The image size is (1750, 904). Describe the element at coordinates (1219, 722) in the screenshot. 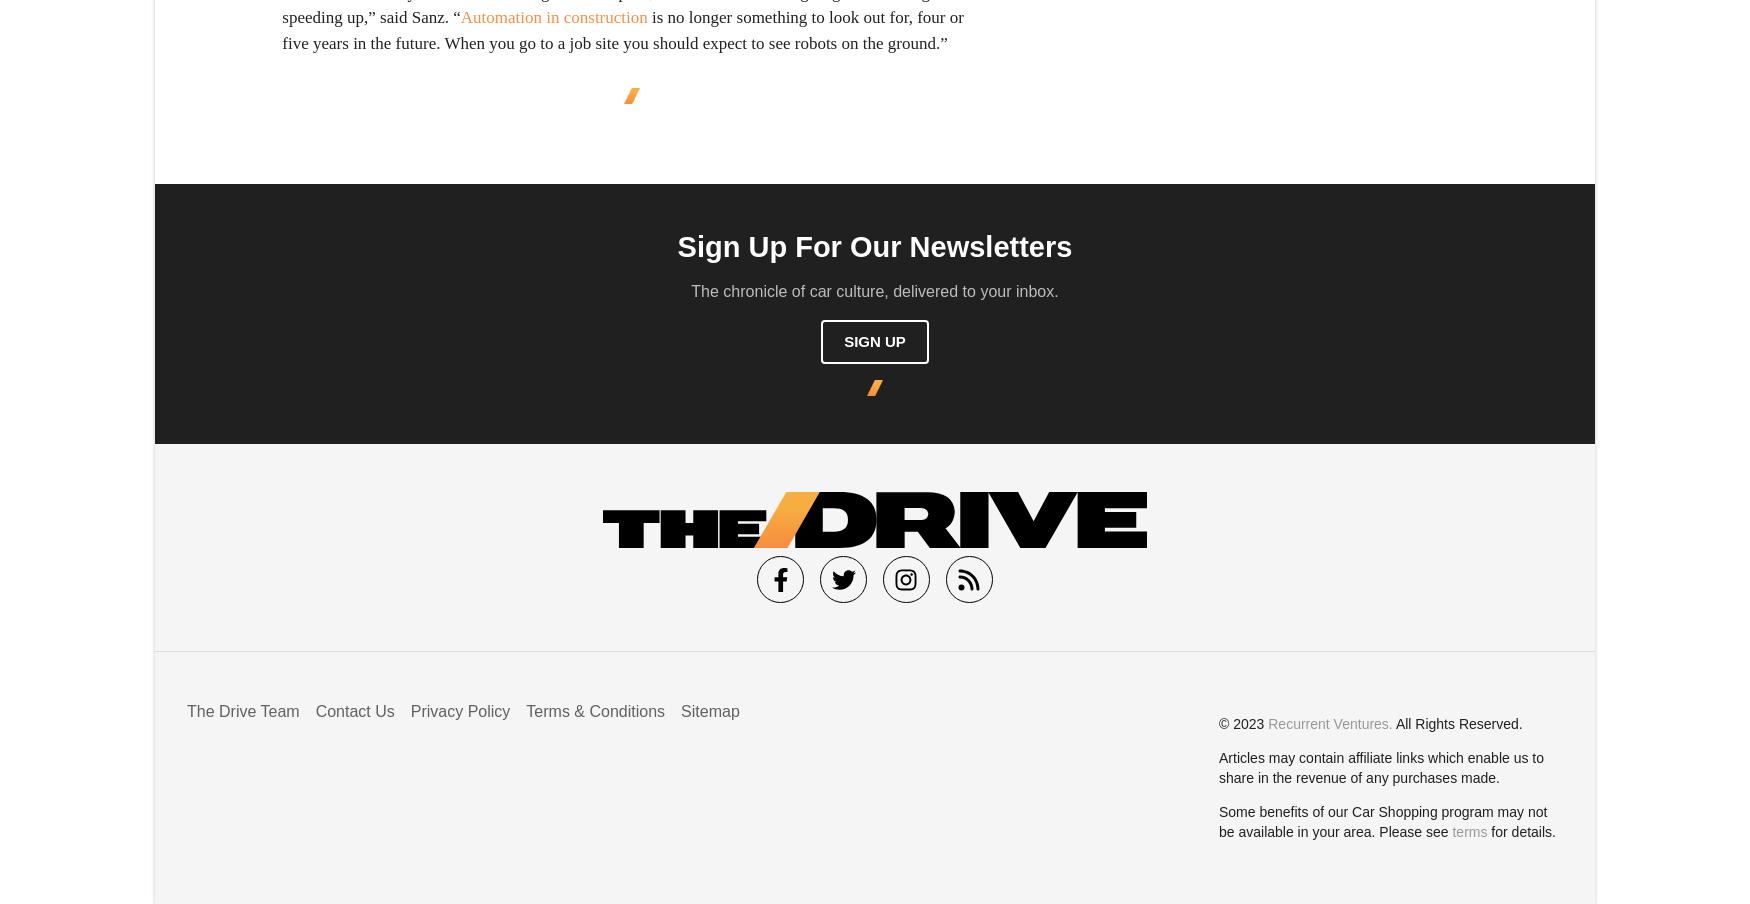

I see `'© 2023'` at that location.